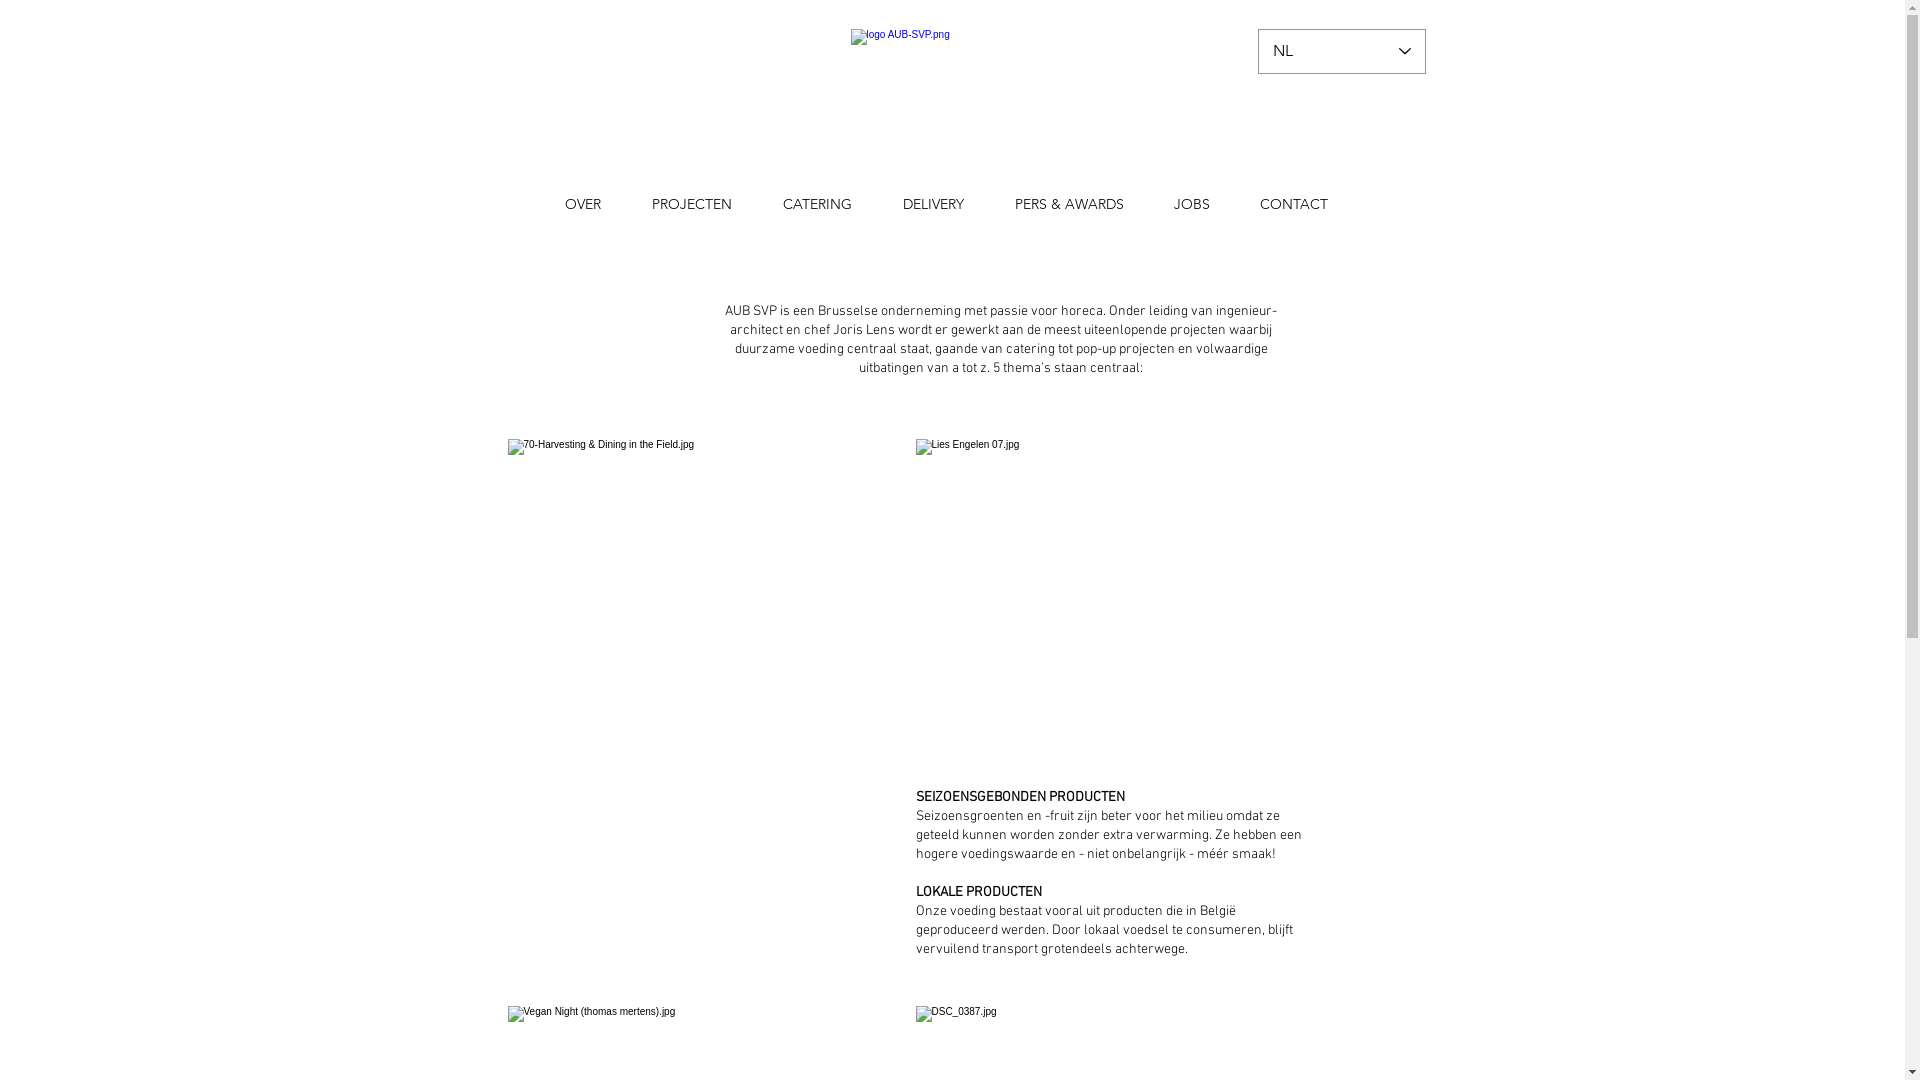  Describe the element at coordinates (817, 204) in the screenshot. I see `'CATERING'` at that location.